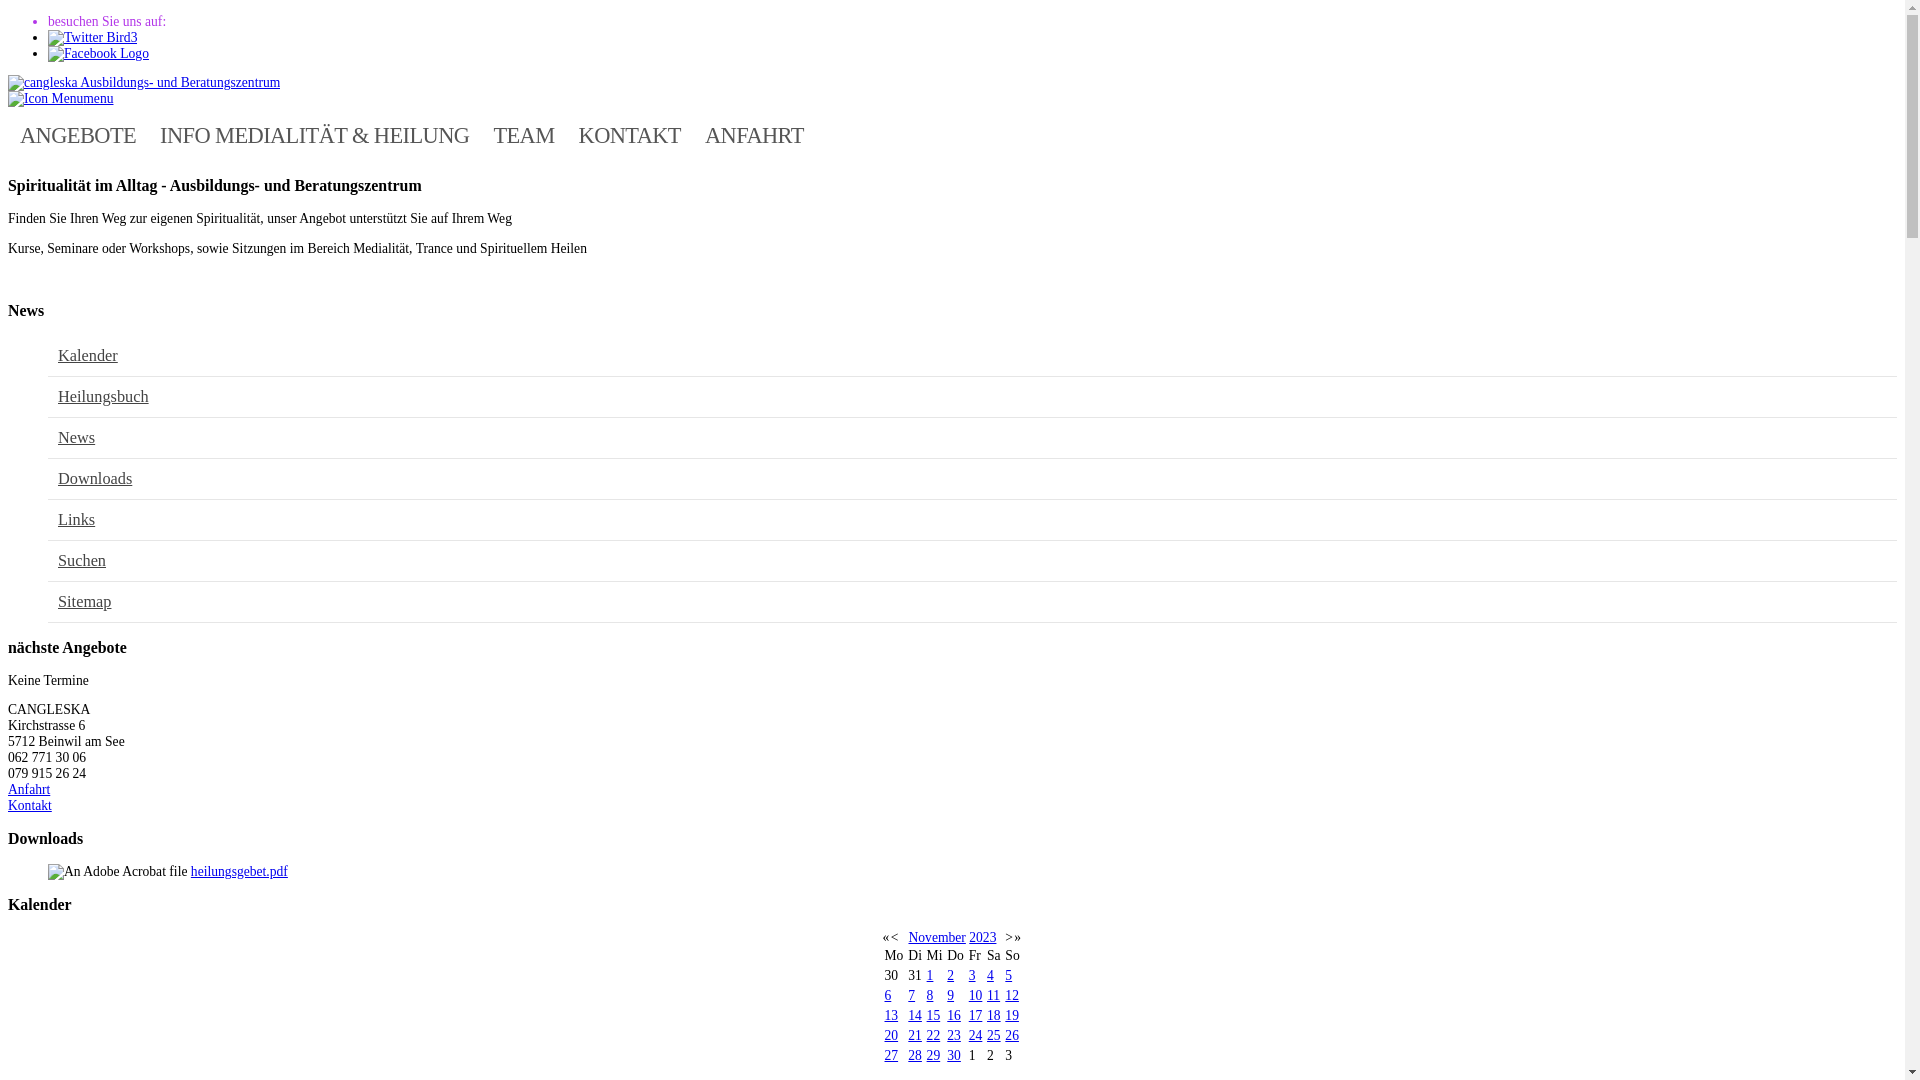 The image size is (1920, 1080). I want to click on 'Downloads', so click(94, 478).